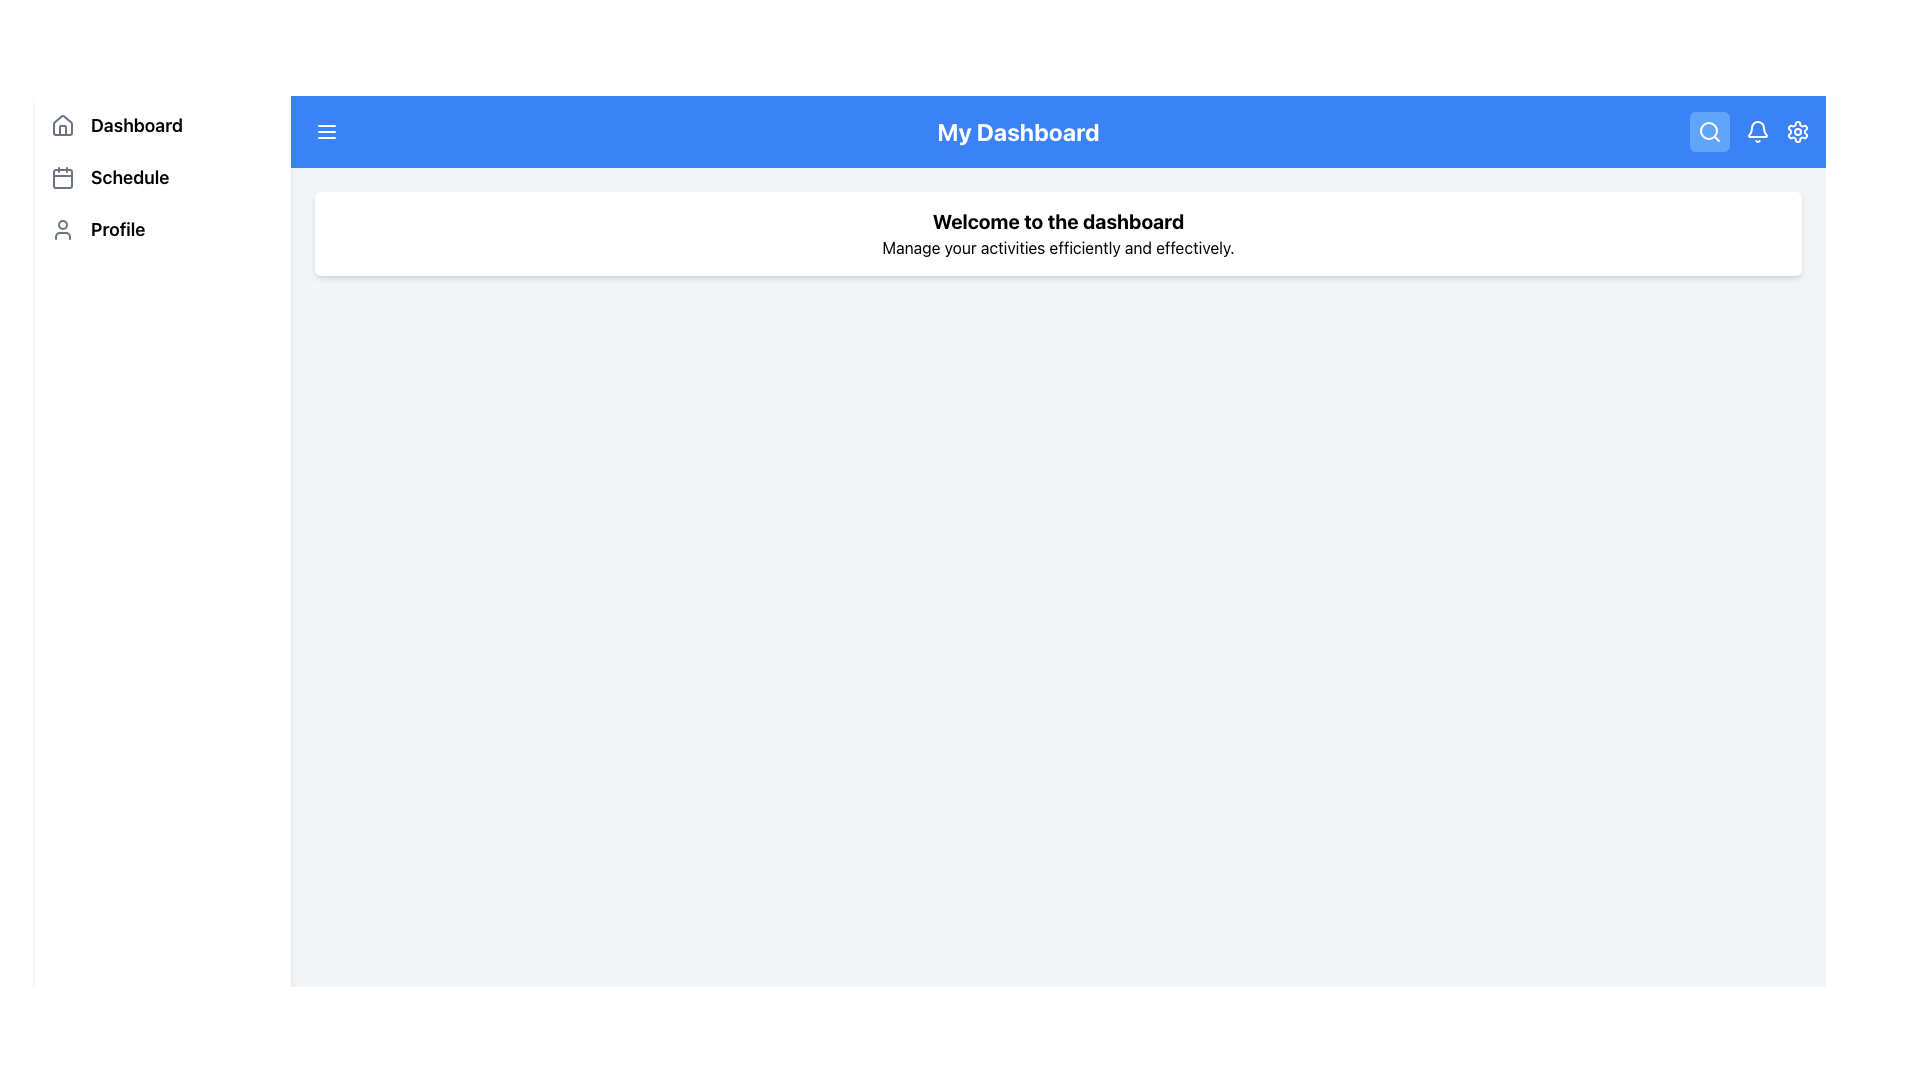  What do you see at coordinates (62, 229) in the screenshot?
I see `the 'Profile' menu item icon located in the sidebar menu, which is positioned directly below the 'Schedule' menu item` at bounding box center [62, 229].